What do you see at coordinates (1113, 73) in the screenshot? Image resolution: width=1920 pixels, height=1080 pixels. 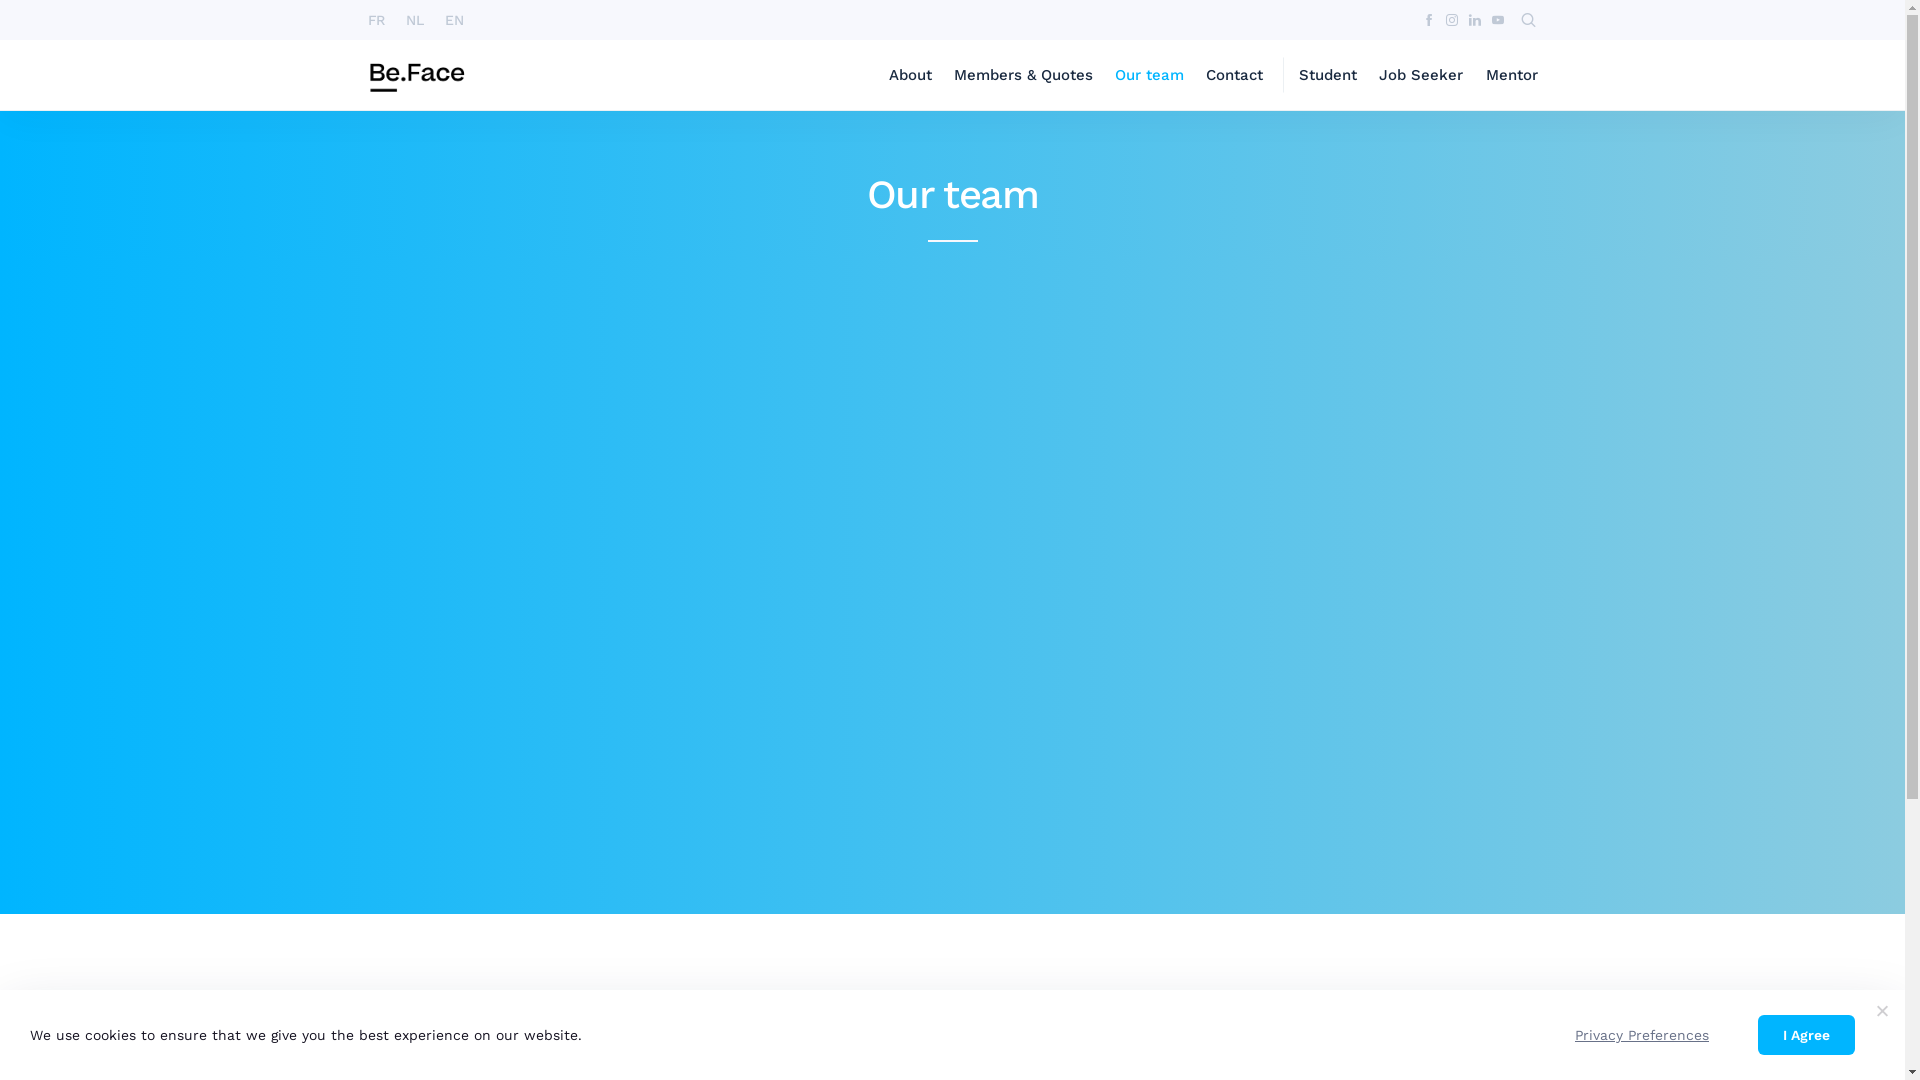 I see `'Our team'` at bounding box center [1113, 73].